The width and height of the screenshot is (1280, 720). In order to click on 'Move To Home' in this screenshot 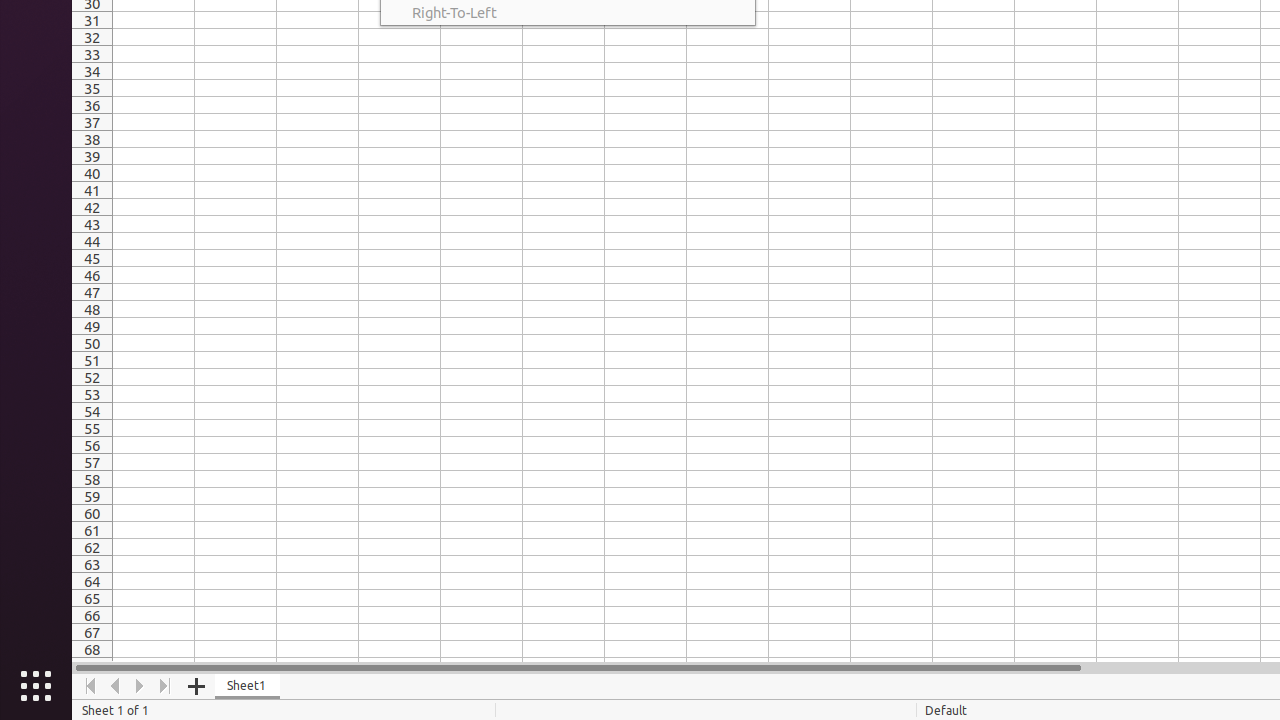, I will do `click(89, 685)`.